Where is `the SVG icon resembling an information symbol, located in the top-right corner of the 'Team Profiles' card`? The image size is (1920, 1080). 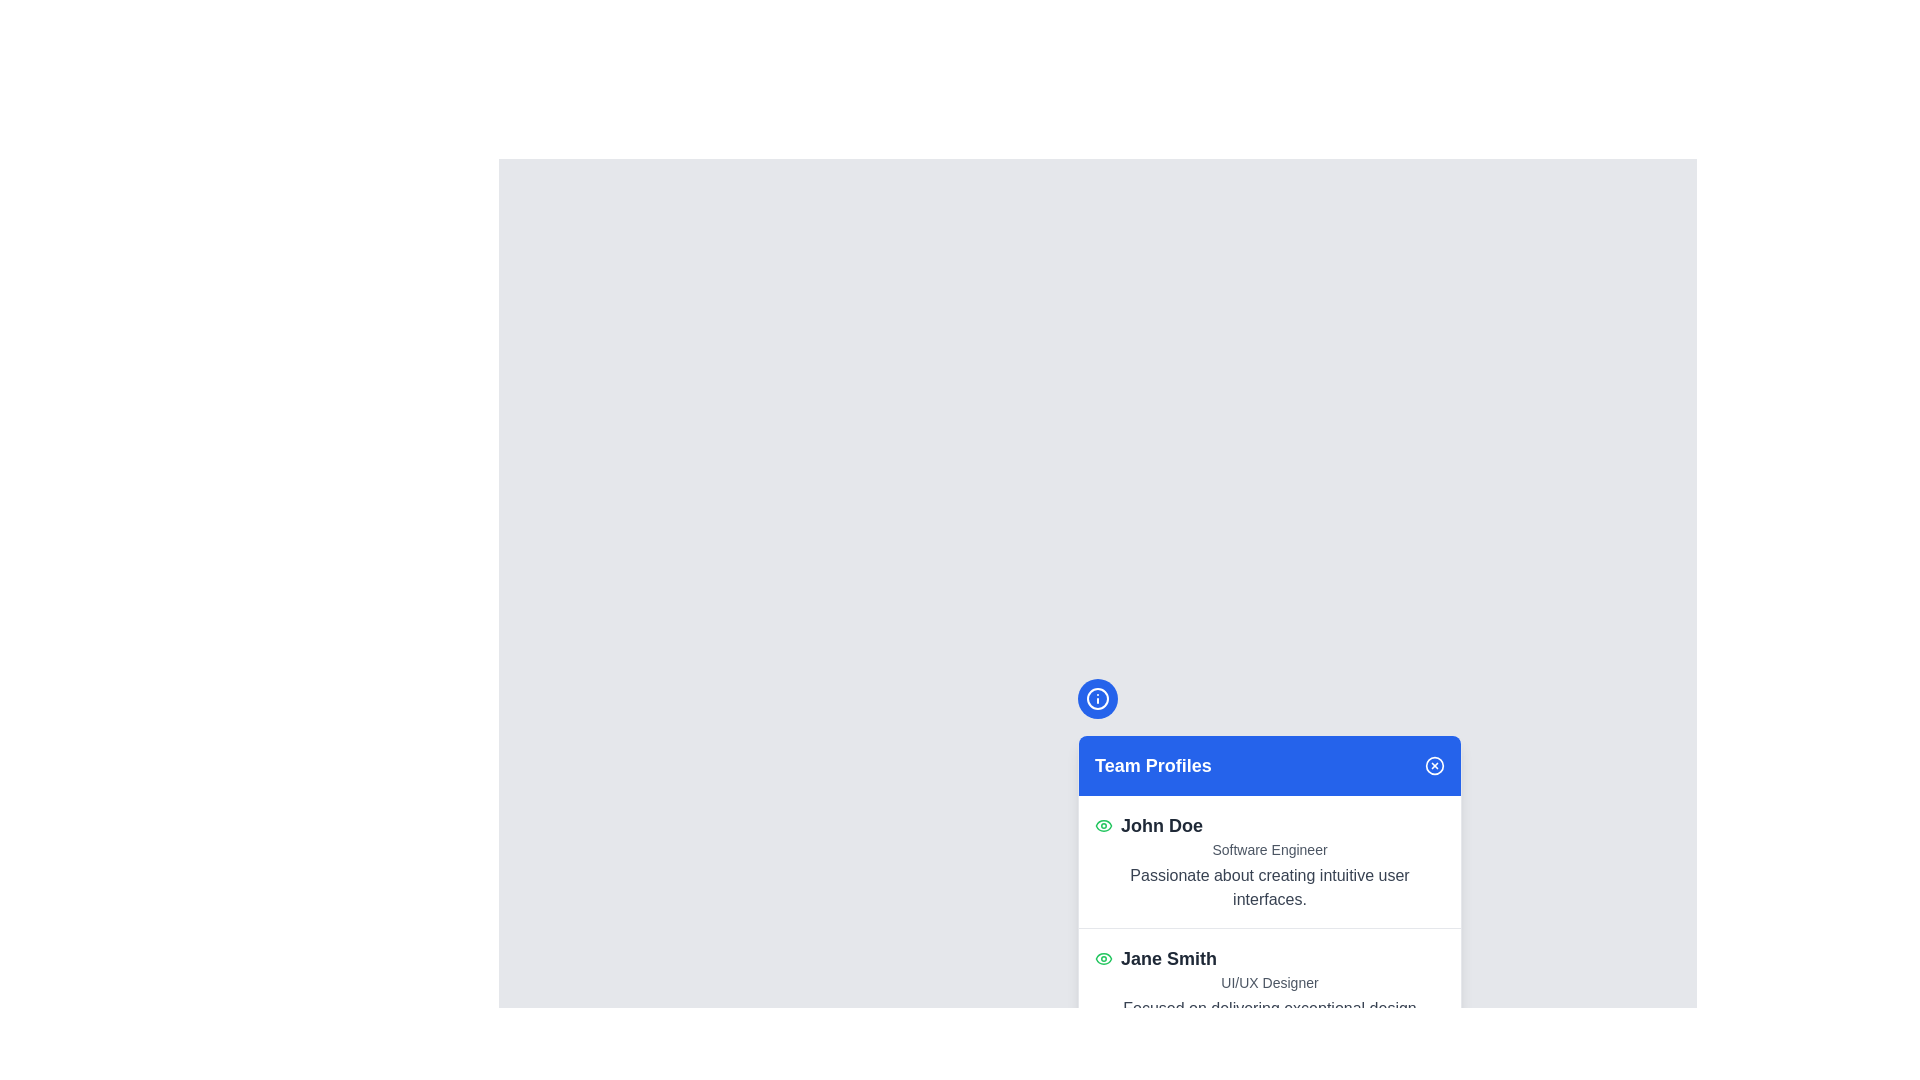
the SVG icon resembling an information symbol, located in the top-right corner of the 'Team Profiles' card is located at coordinates (1097, 697).